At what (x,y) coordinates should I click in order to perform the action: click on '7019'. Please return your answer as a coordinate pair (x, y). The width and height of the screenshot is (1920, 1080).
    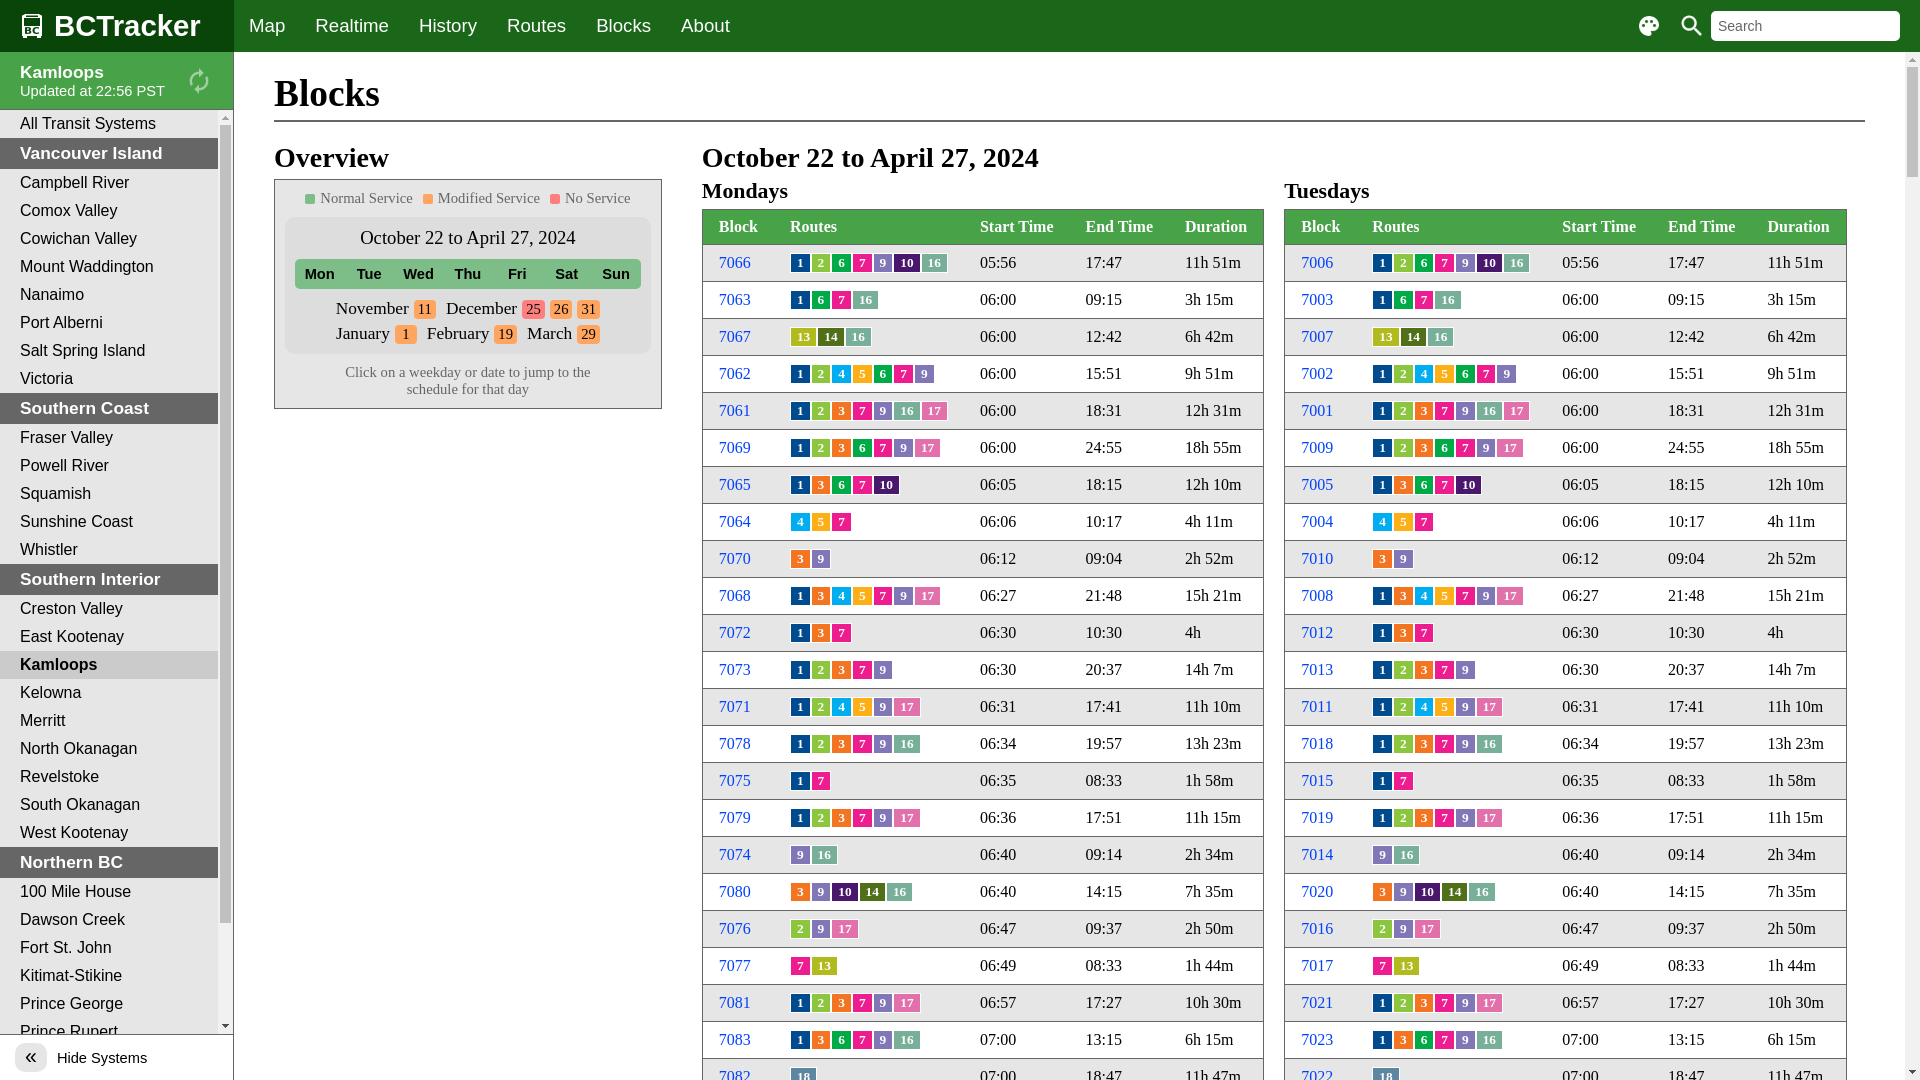
    Looking at the image, I should click on (1316, 817).